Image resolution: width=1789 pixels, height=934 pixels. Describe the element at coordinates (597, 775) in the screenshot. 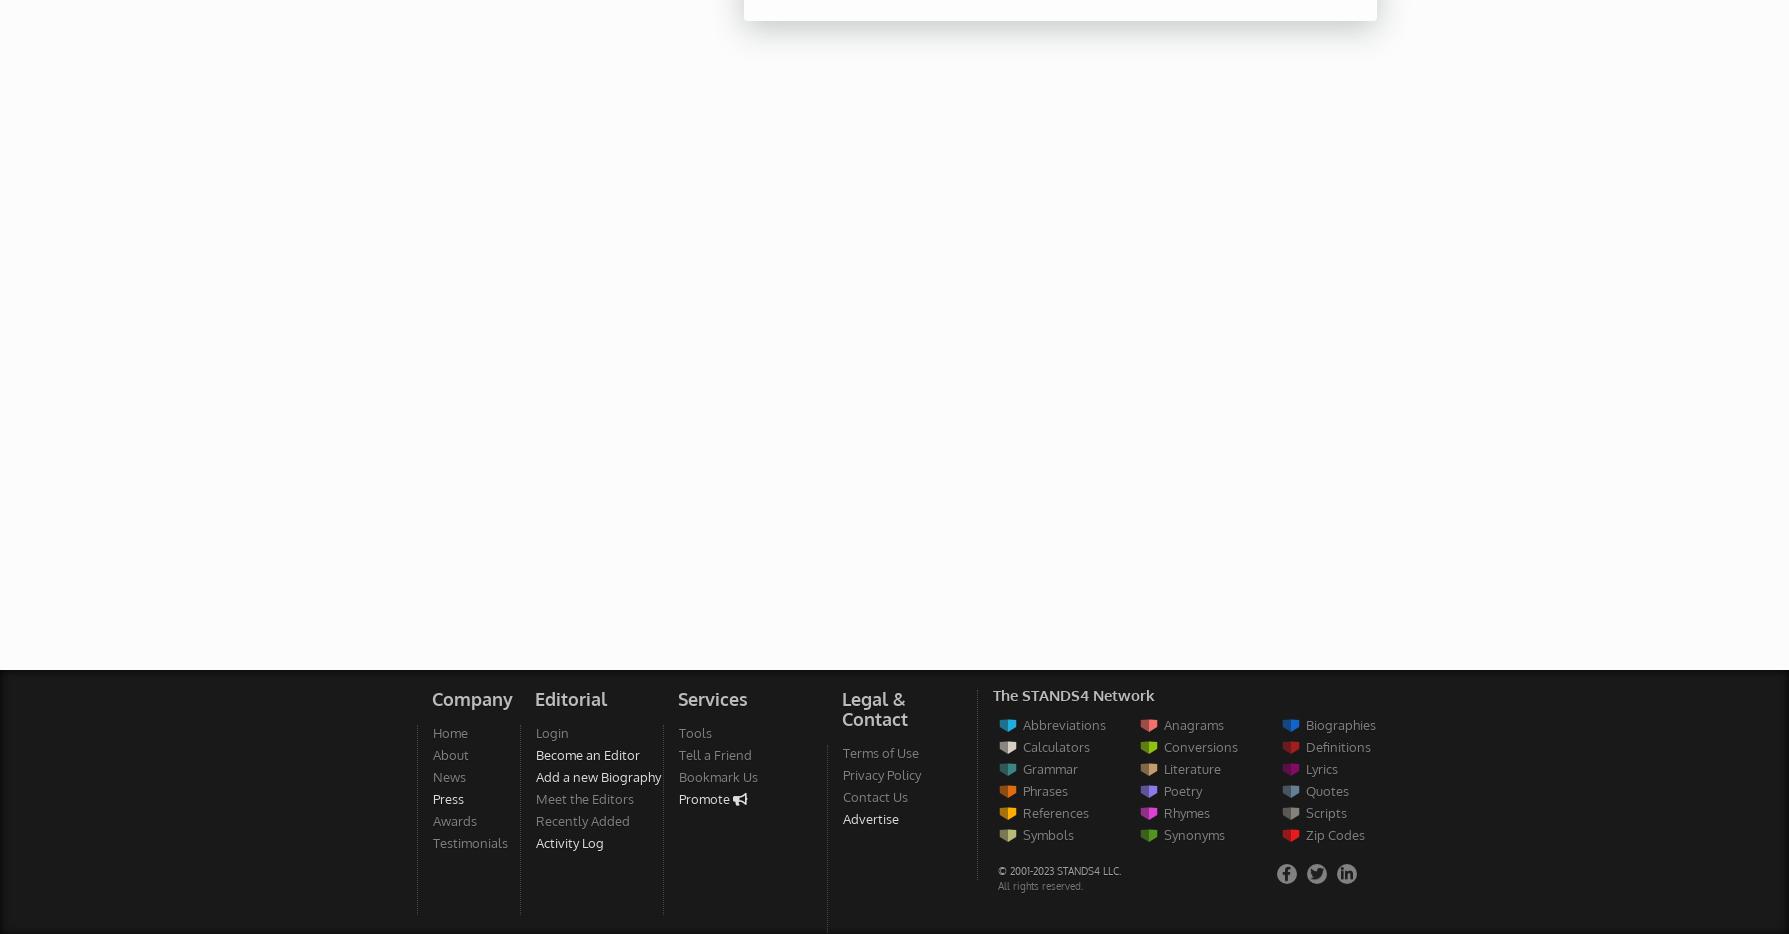

I see `'Add a new Biography'` at that location.